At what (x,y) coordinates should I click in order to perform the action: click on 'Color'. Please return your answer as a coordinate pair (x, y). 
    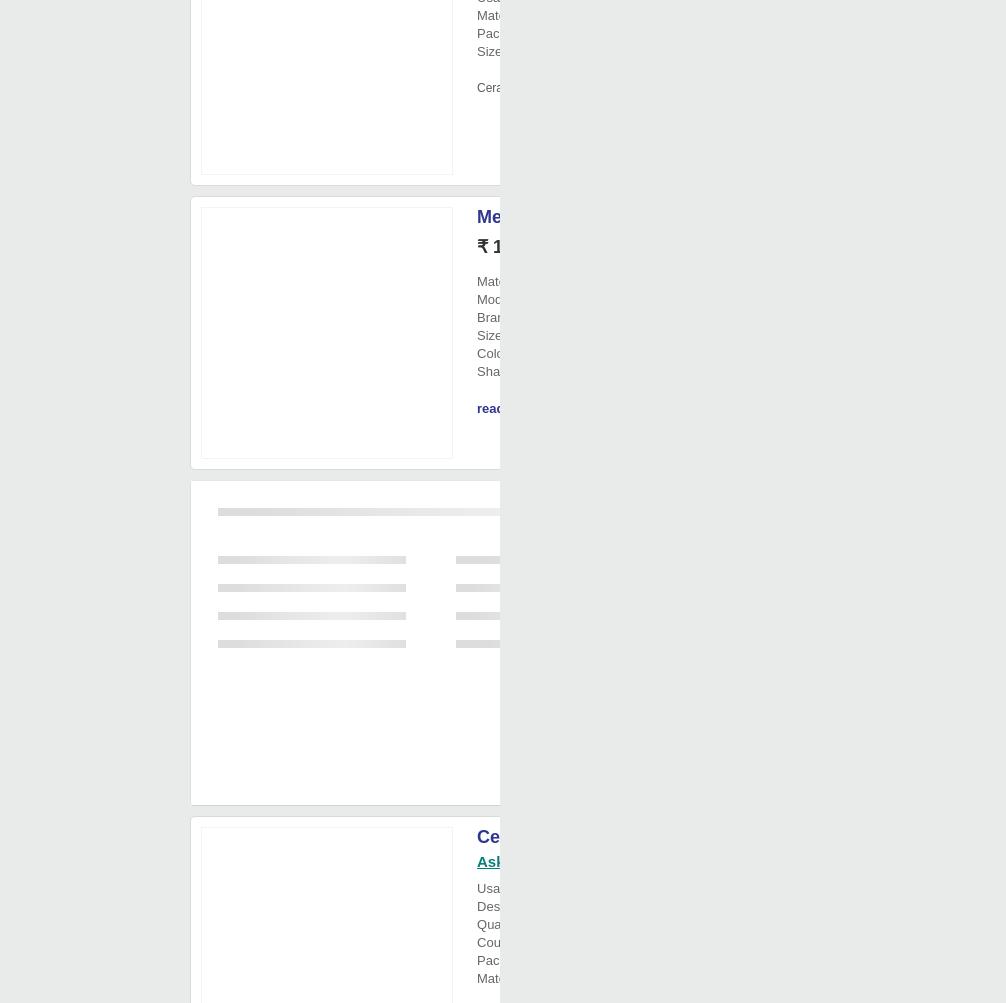
    Looking at the image, I should click on (491, 352).